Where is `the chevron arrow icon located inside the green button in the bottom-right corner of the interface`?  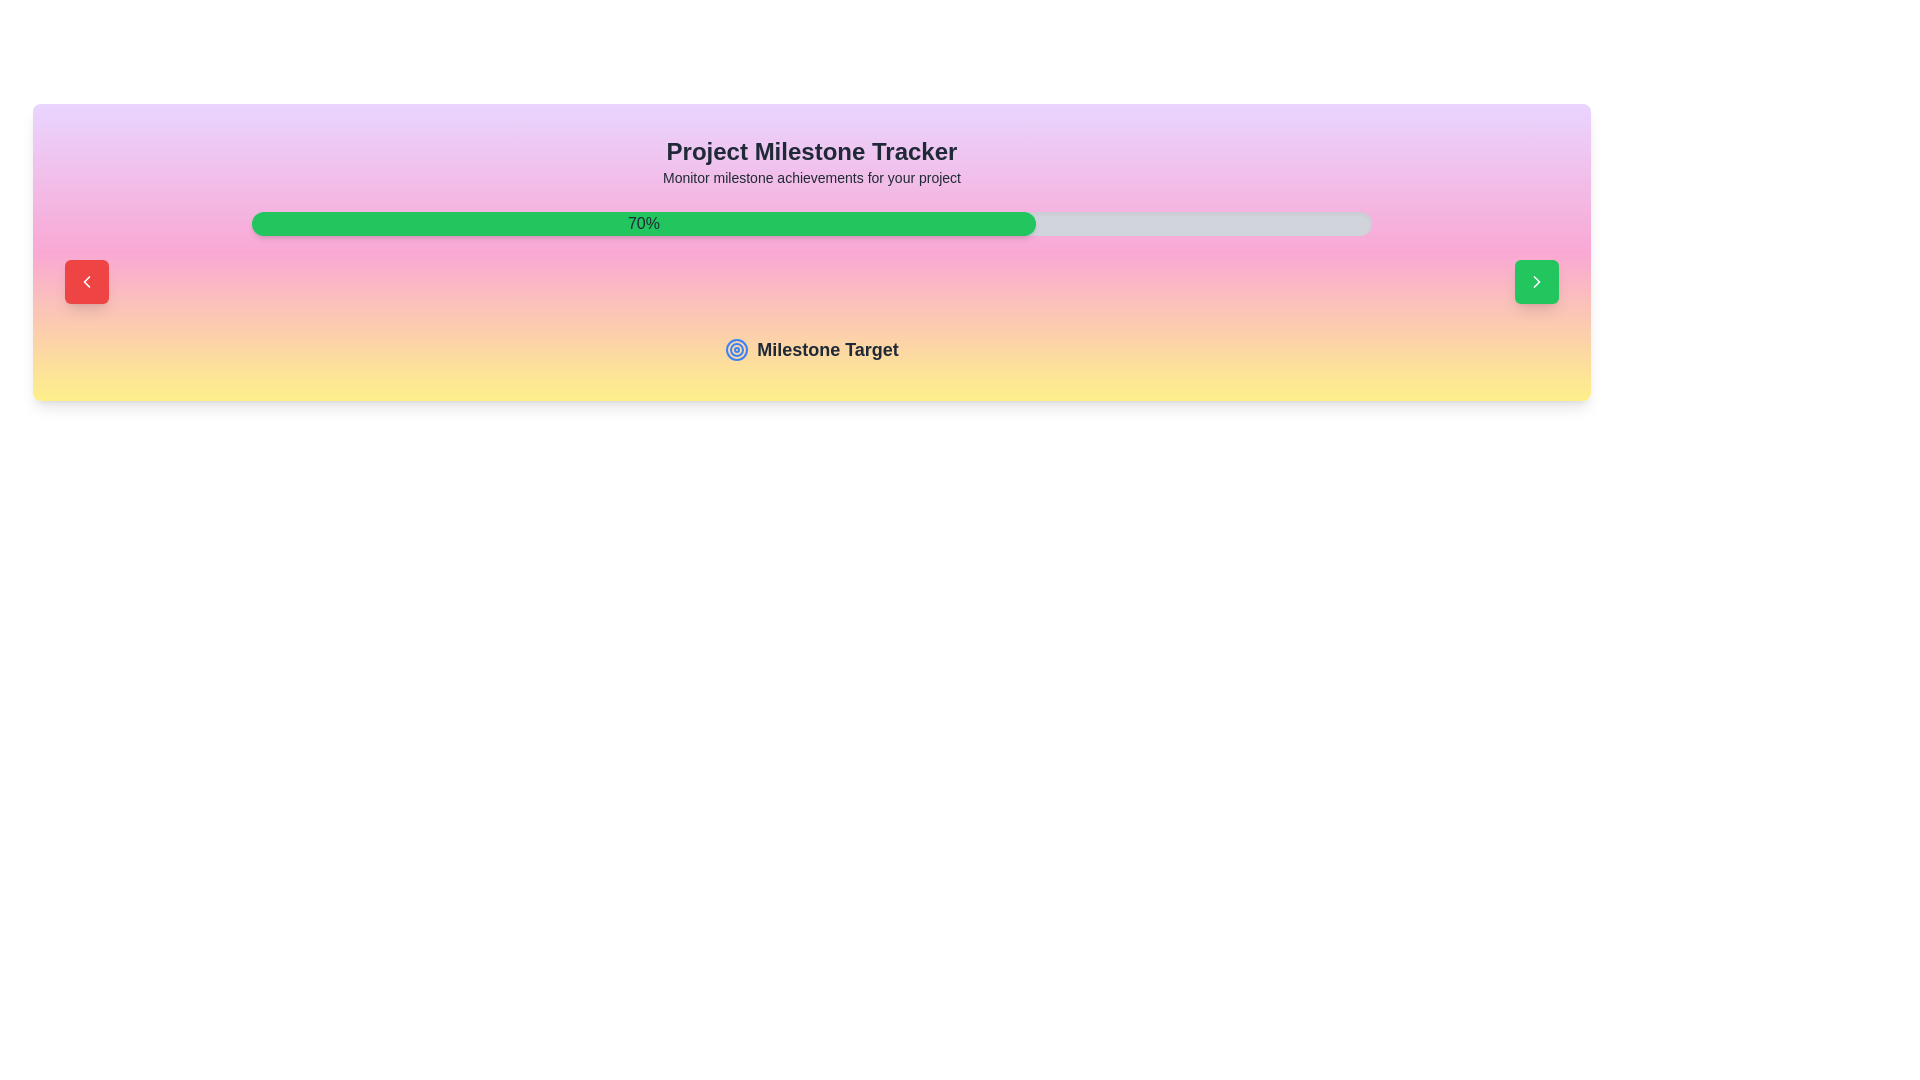 the chevron arrow icon located inside the green button in the bottom-right corner of the interface is located at coordinates (1535, 281).